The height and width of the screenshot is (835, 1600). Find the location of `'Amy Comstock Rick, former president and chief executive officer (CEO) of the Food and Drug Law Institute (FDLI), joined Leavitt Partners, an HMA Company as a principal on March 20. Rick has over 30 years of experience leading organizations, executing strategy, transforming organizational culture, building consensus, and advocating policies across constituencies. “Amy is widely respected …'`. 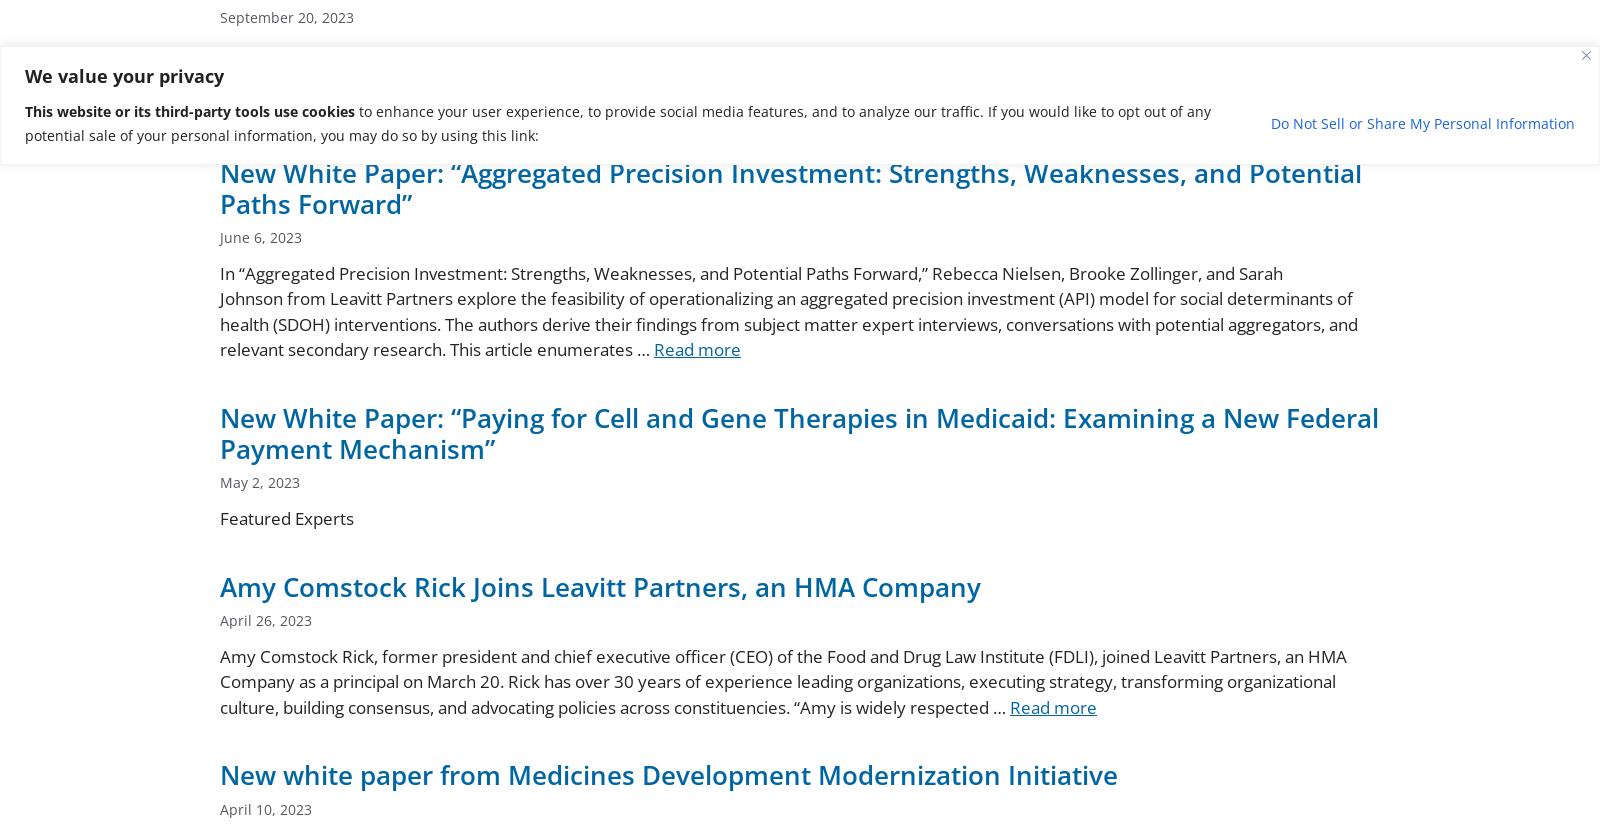

'Amy Comstock Rick, former president and chief executive officer (CEO) of the Food and Drug Law Institute (FDLI), joined Leavitt Partners, an HMA Company as a principal on March 20. Rick has over 30 years of experience leading organizations, executing strategy, transforming organizational culture, building consensus, and advocating policies across constituencies. “Amy is widely respected …' is located at coordinates (783, 681).